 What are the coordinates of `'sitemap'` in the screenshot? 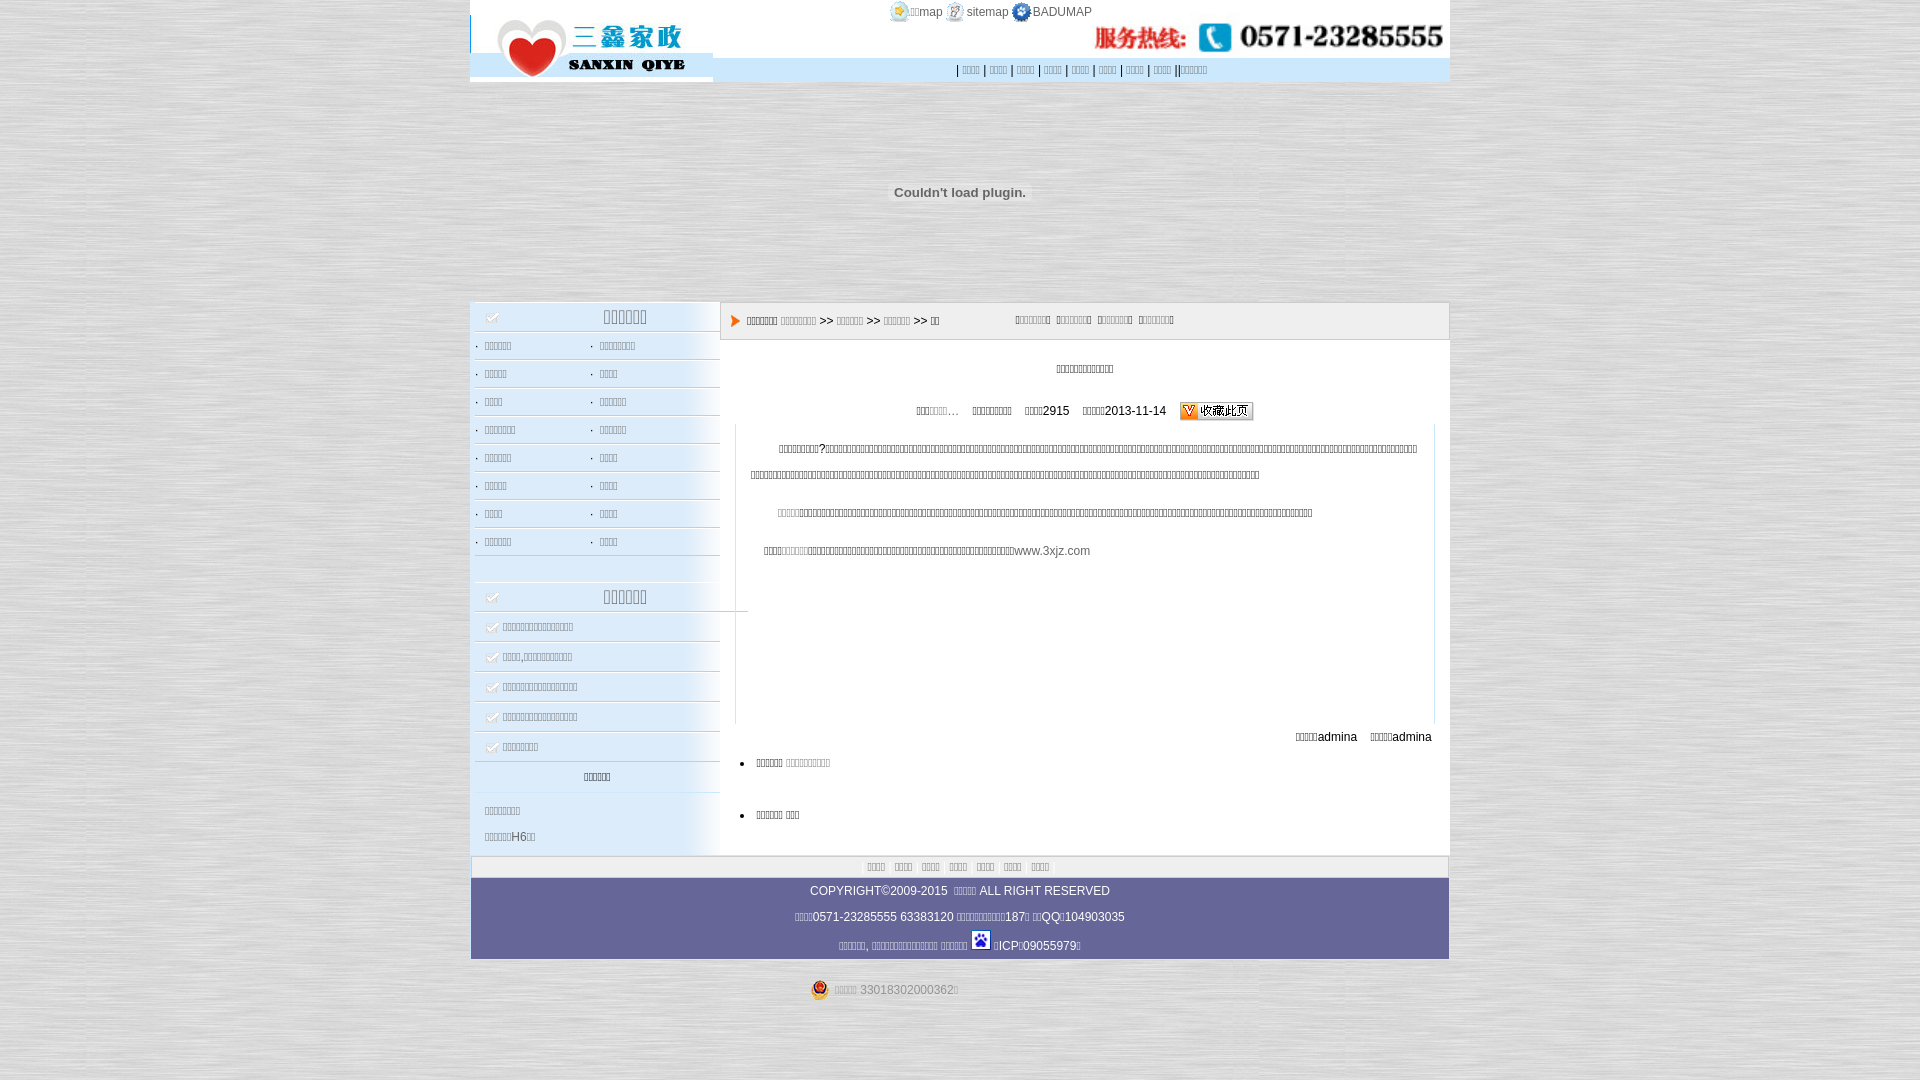 It's located at (941, 11).